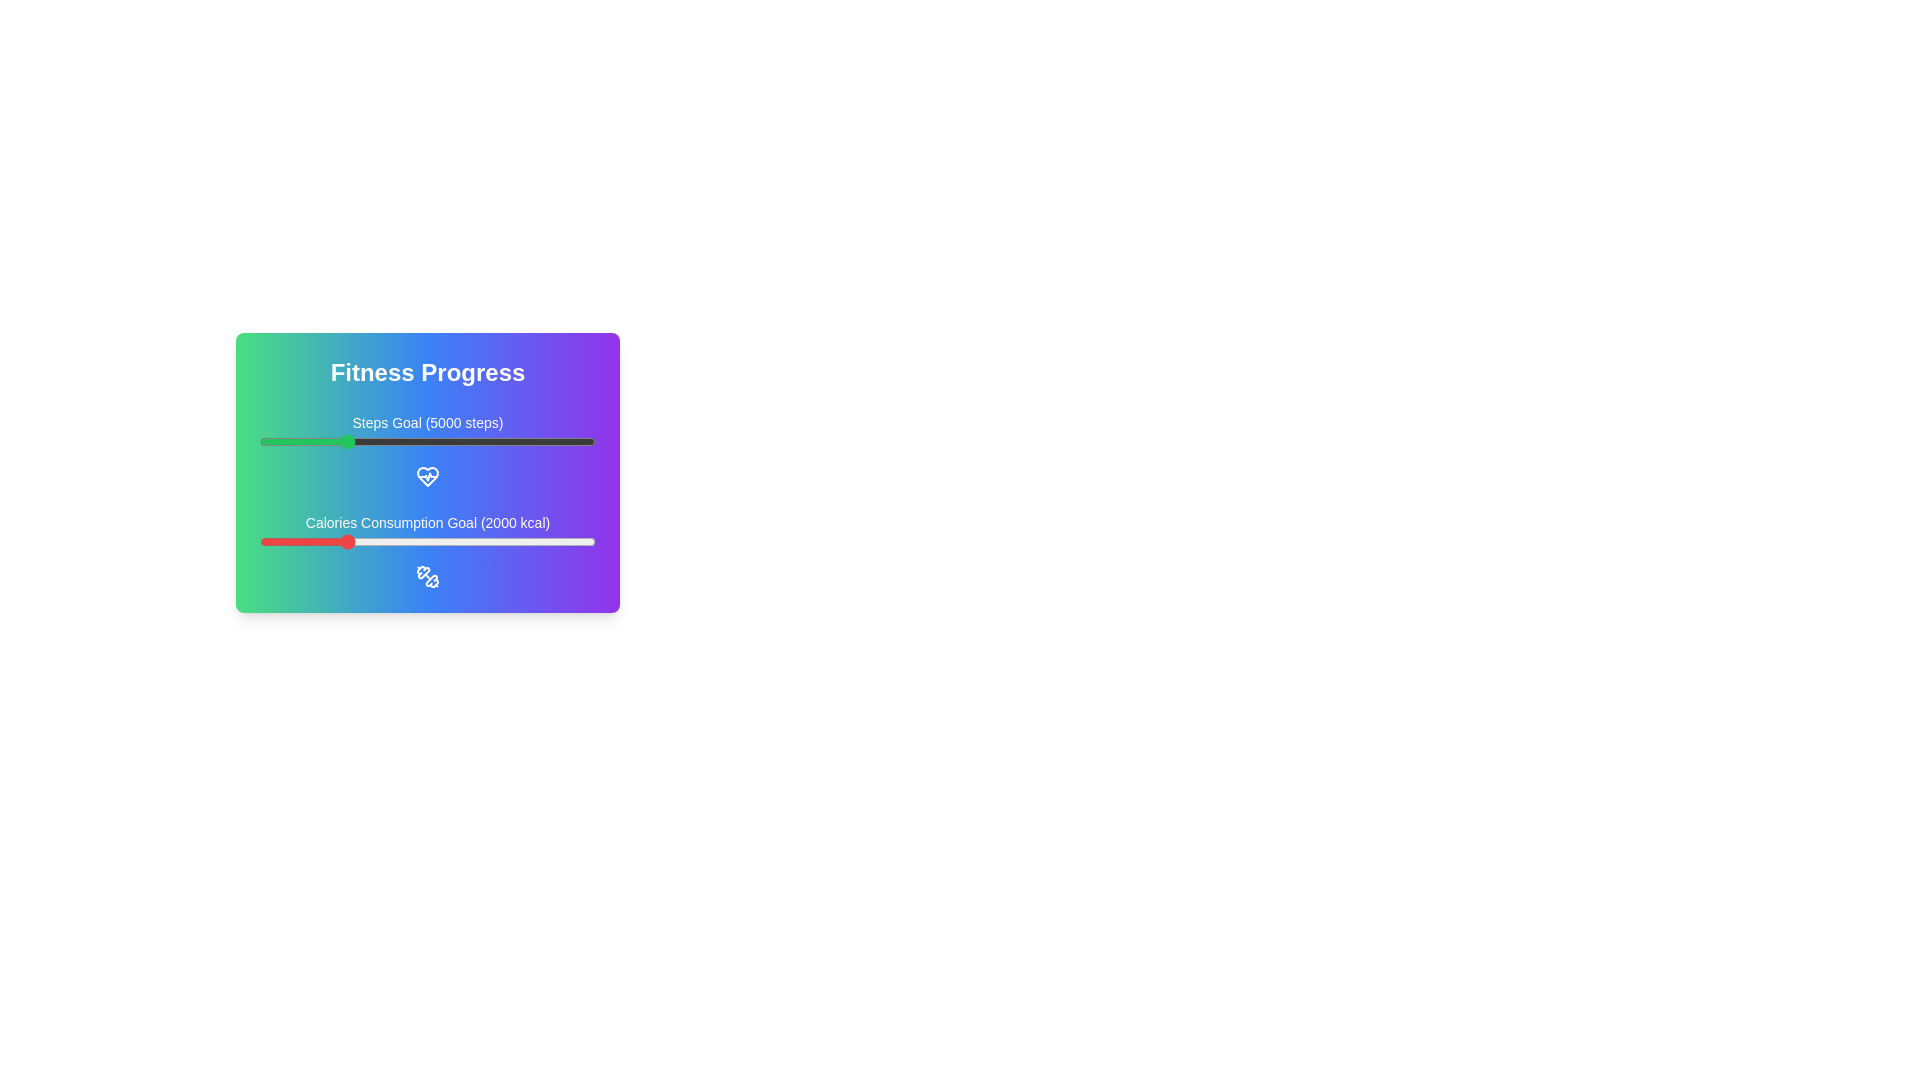 This screenshot has height=1080, width=1920. I want to click on the second range slider labeled 'Calories Consumption Goal (2000 kcal)' to set the calorie consumption goal value, so click(426, 542).